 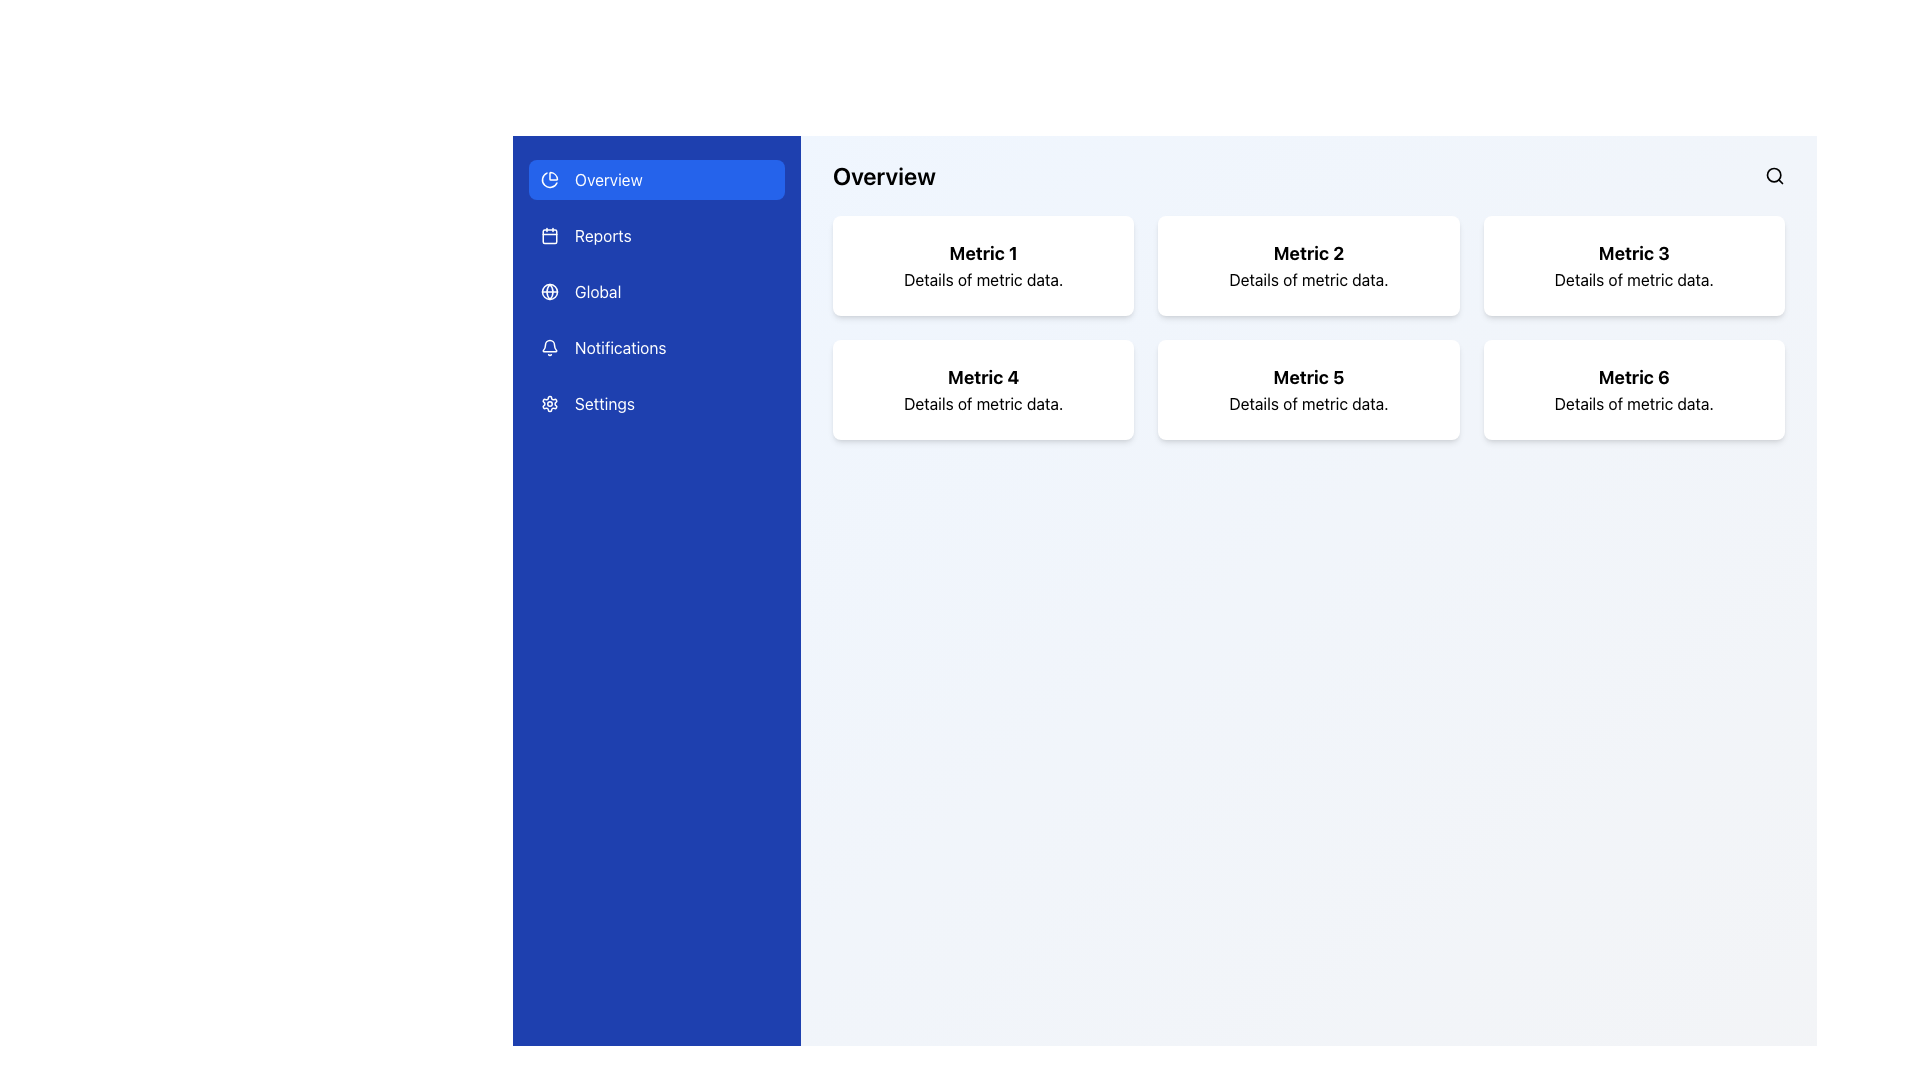 I want to click on the 'Overview' navigation icon located in the left navigation panel, which is the first option above the 'Reports' label, so click(x=550, y=180).